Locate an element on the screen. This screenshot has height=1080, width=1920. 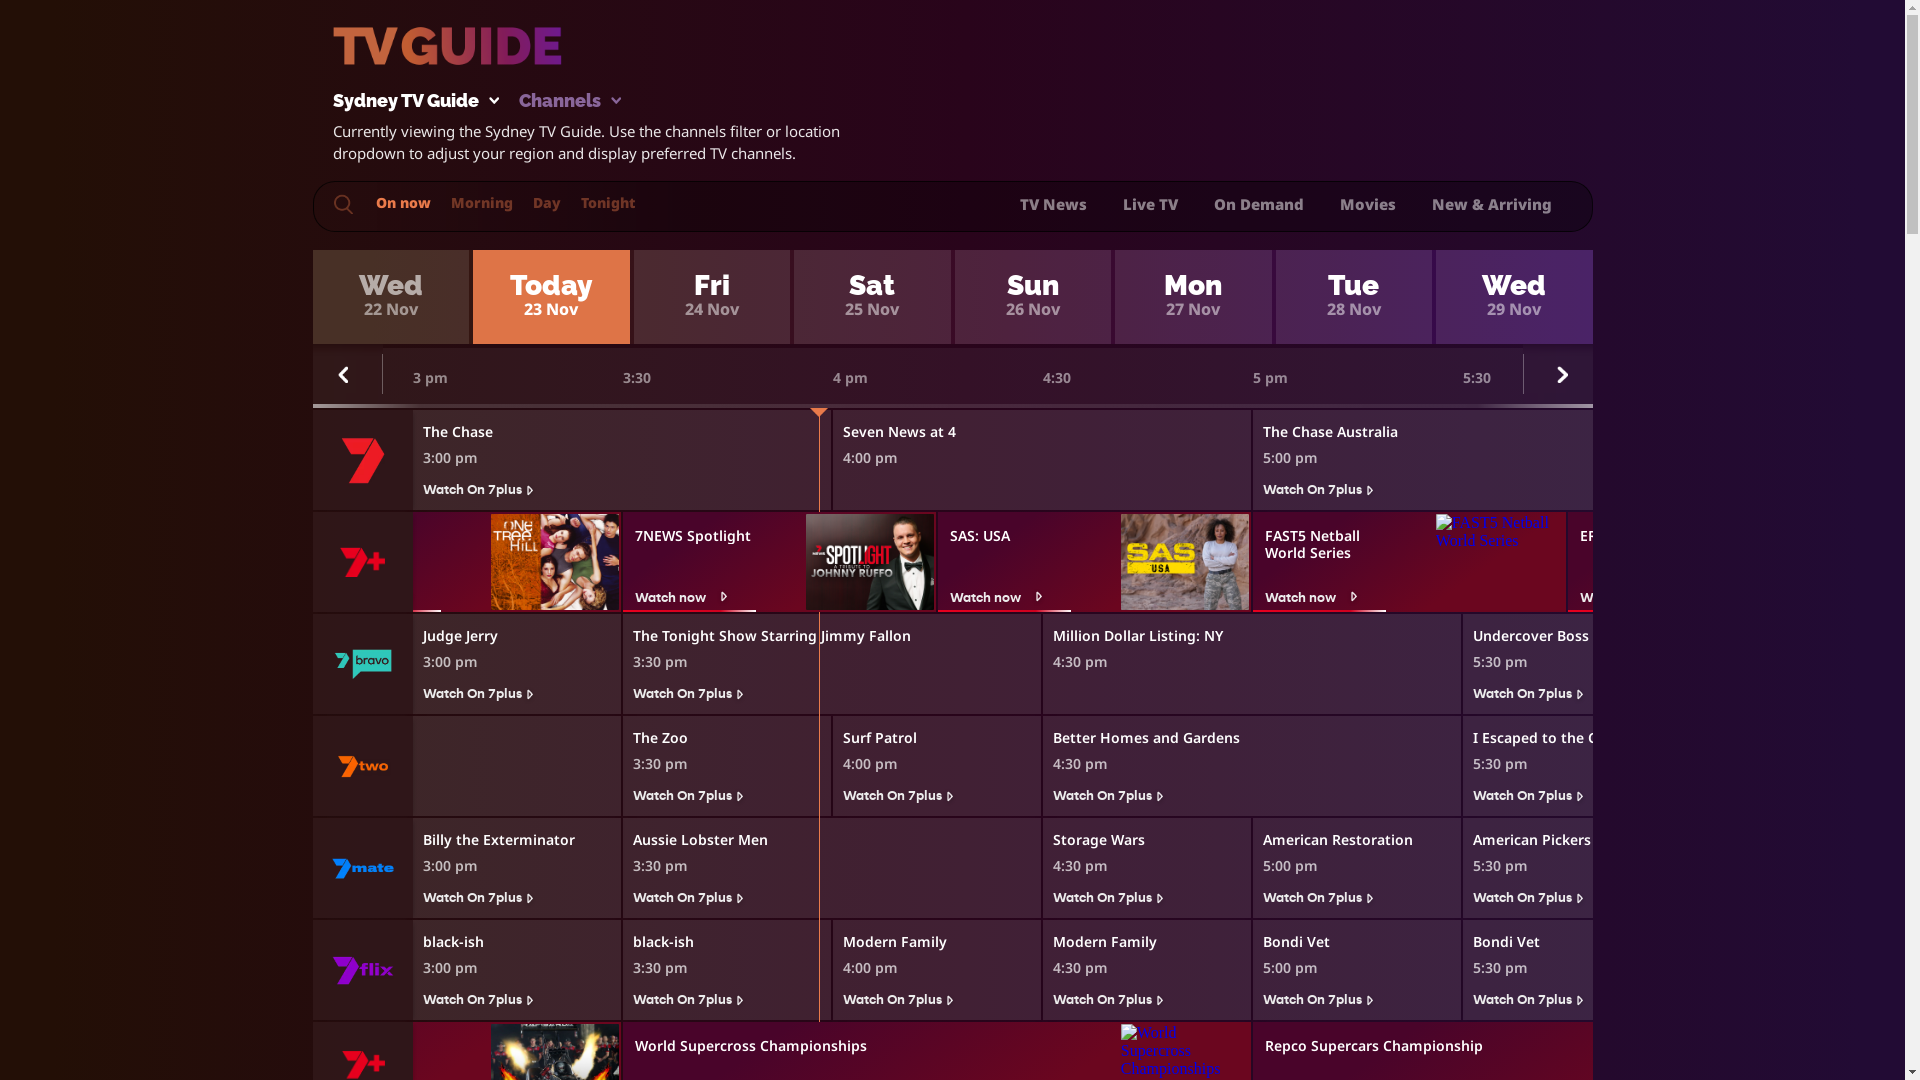
'On Demand' is located at coordinates (1257, 204).